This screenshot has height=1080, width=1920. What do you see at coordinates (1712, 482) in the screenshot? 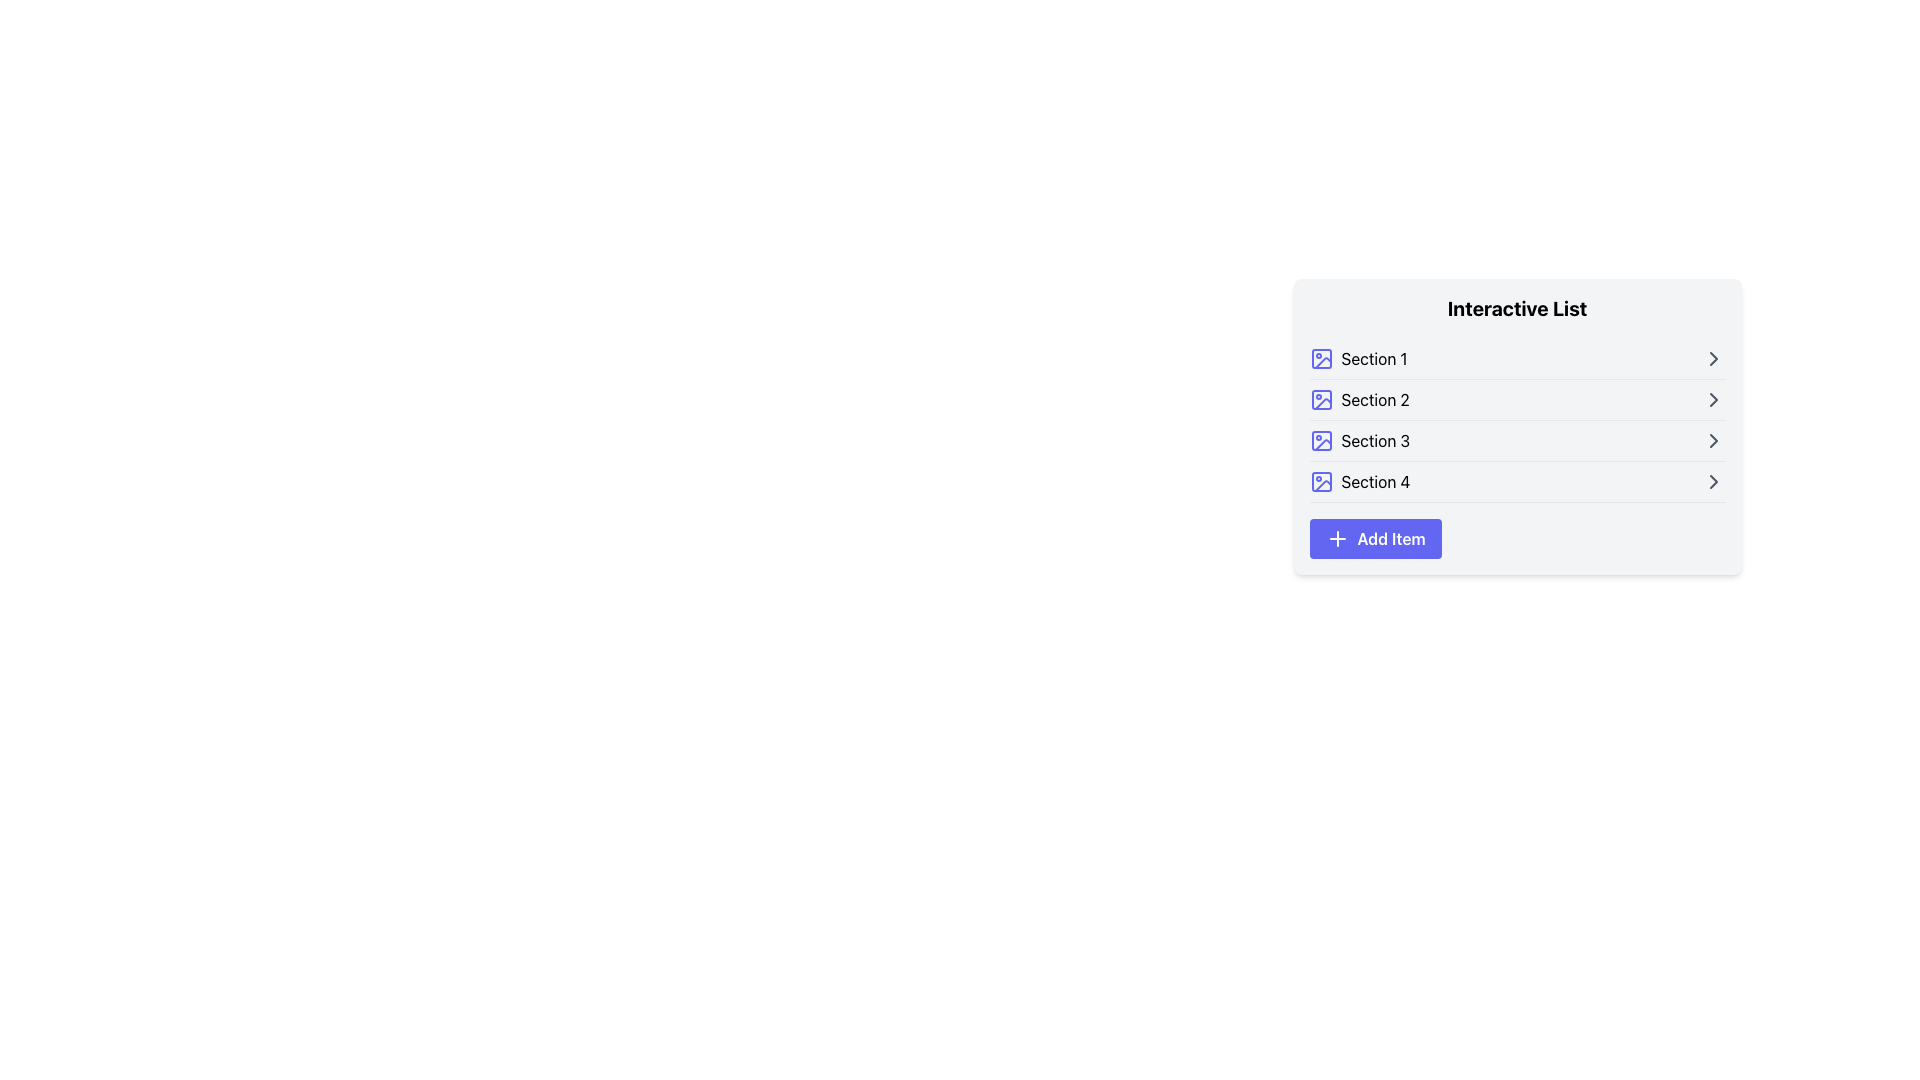
I see `the rightmost interactive icon in the row labeled 'Section 4'` at bounding box center [1712, 482].